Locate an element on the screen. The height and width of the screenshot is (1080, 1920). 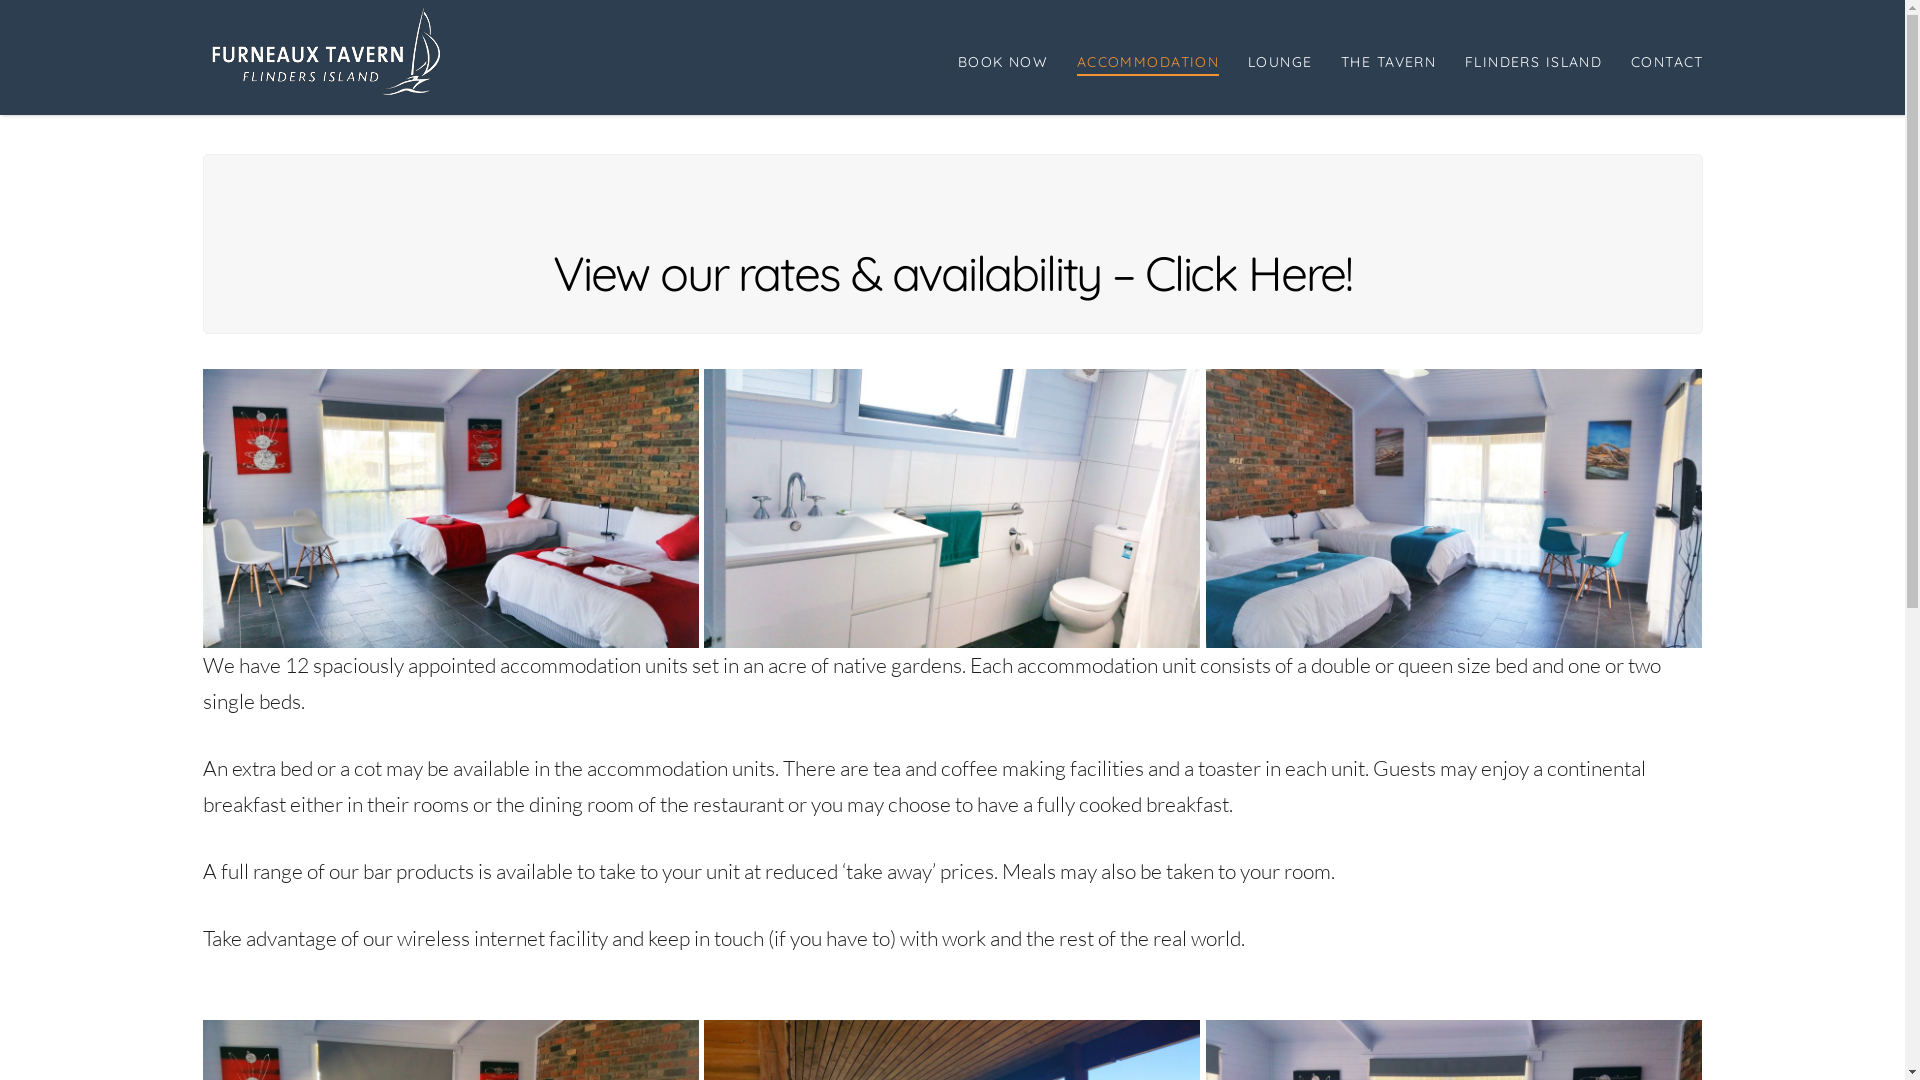
'Triple Bedroom' is located at coordinates (1454, 507).